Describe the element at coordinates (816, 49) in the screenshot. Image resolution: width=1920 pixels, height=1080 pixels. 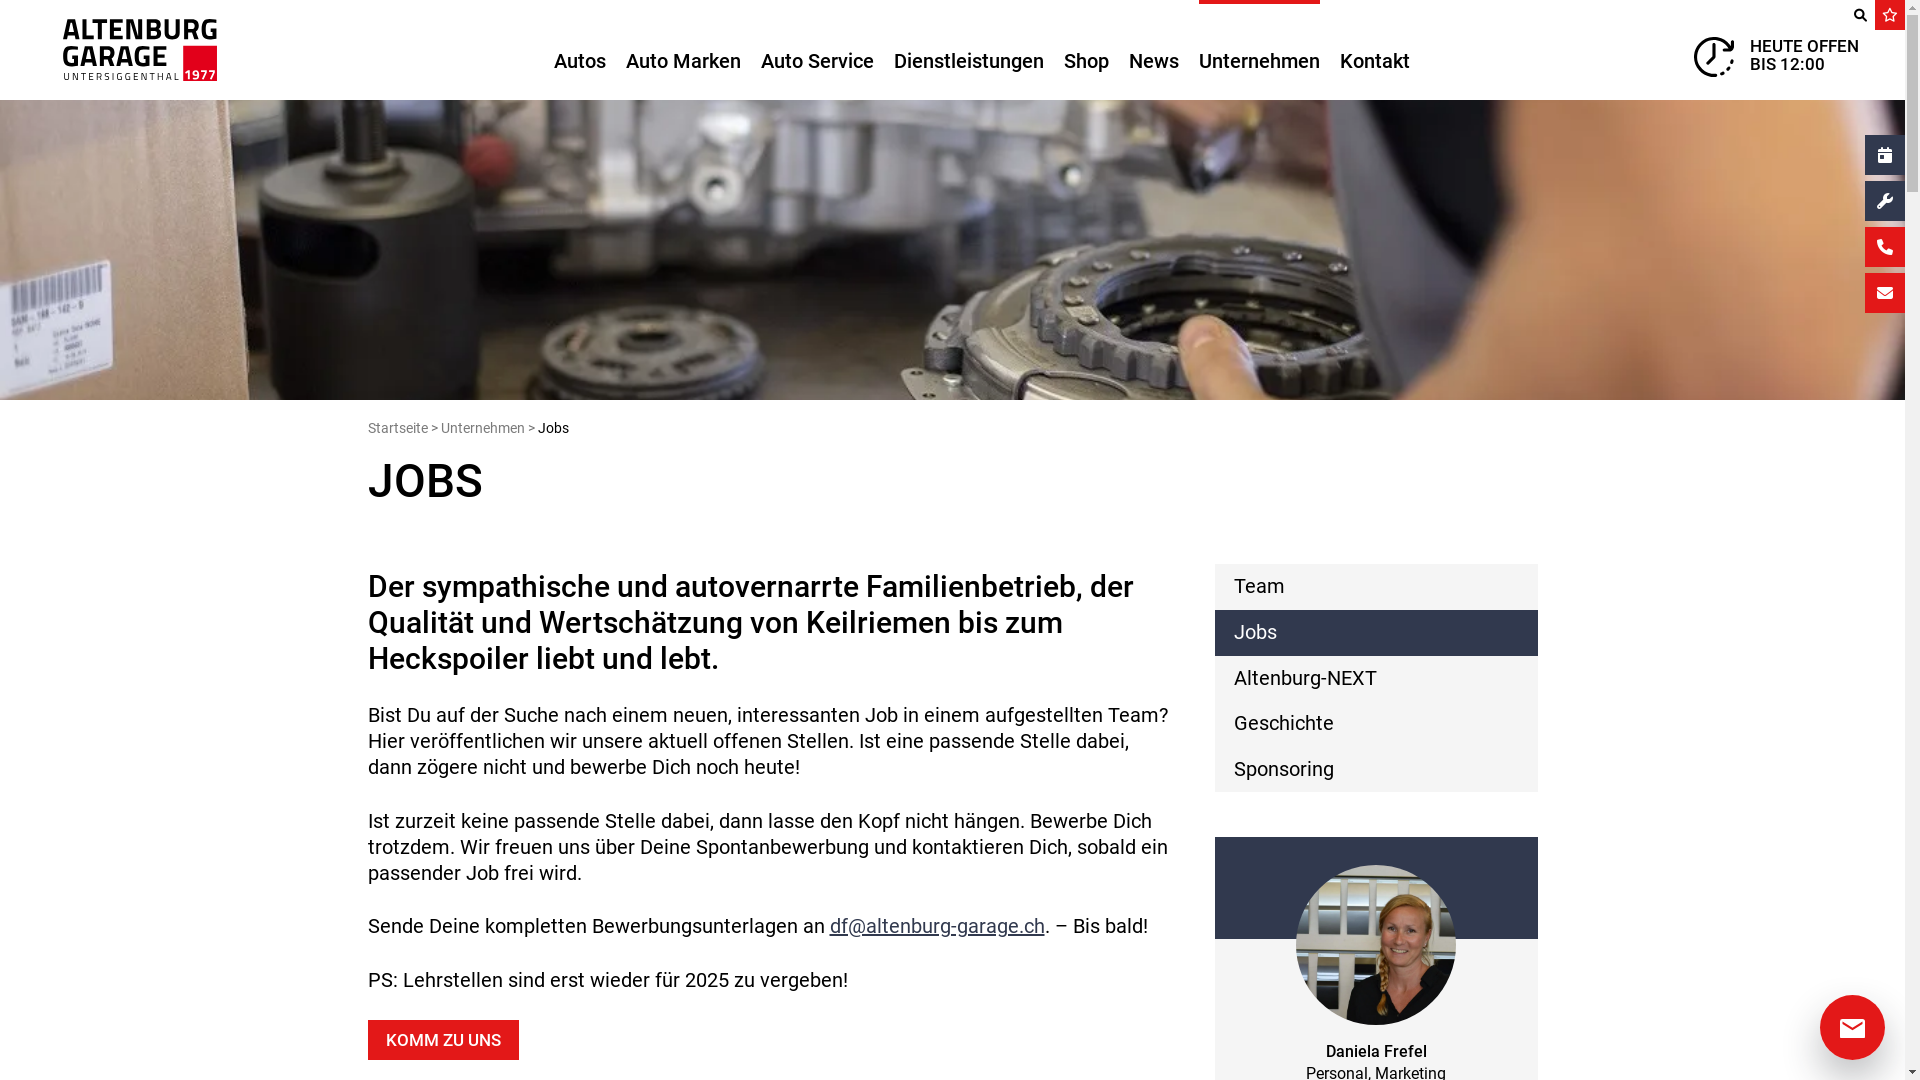
I see `'Auto Service'` at that location.